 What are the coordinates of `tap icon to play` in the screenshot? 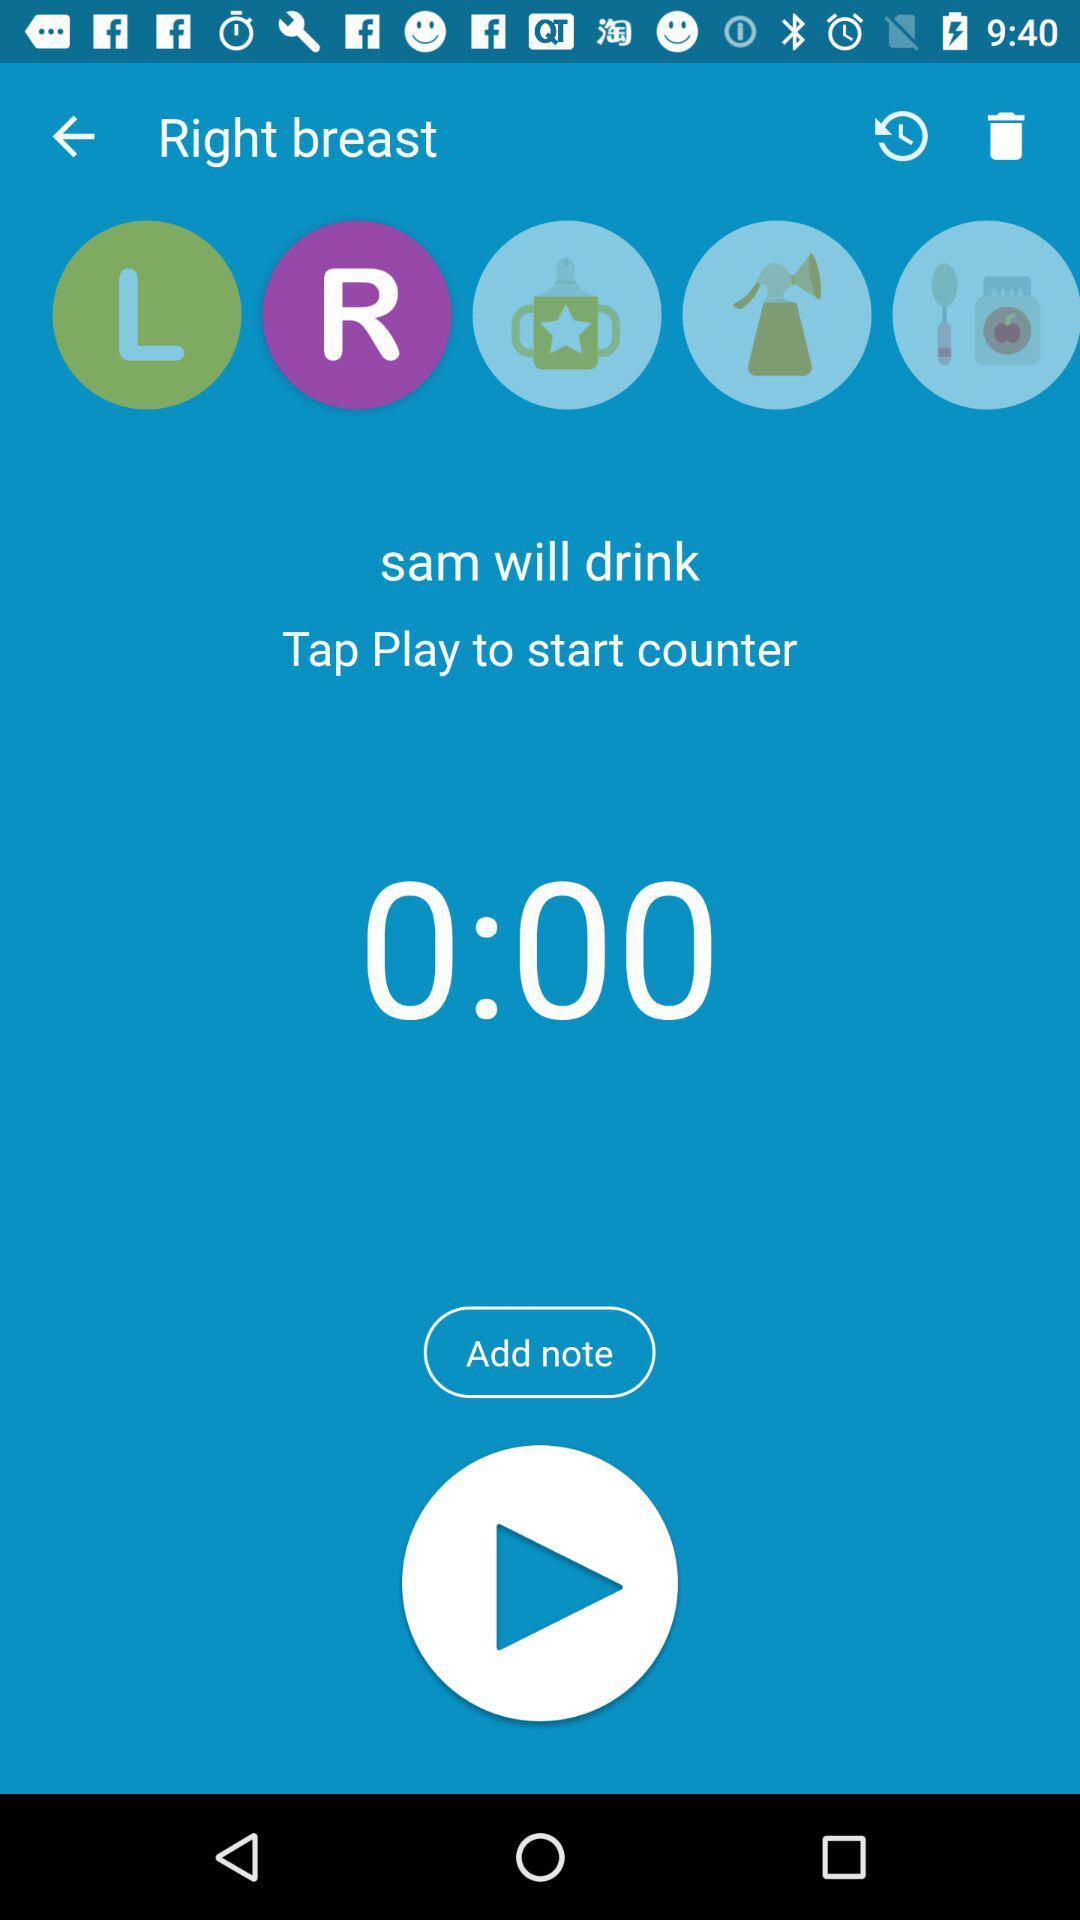 It's located at (540, 1584).